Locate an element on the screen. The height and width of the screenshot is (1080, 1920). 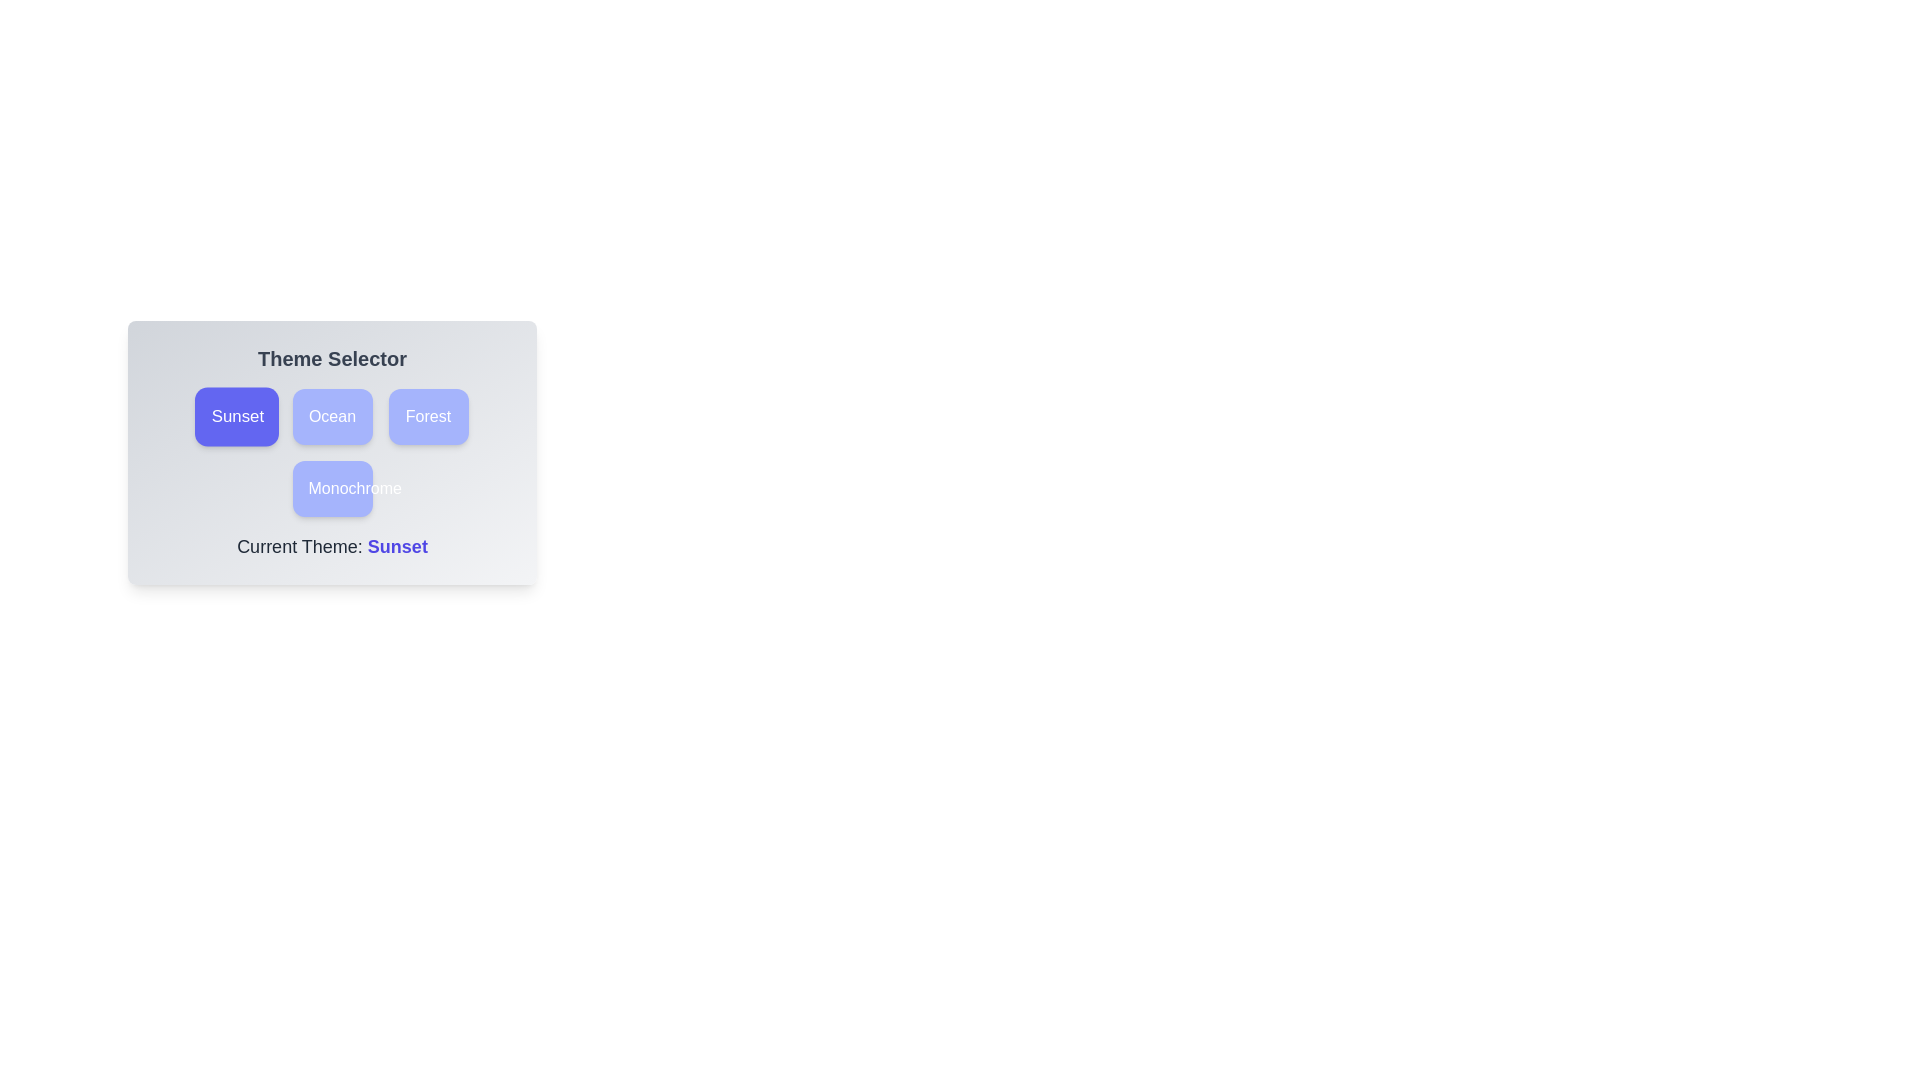
the theme Ocean by clicking on its corresponding button is located at coordinates (332, 415).